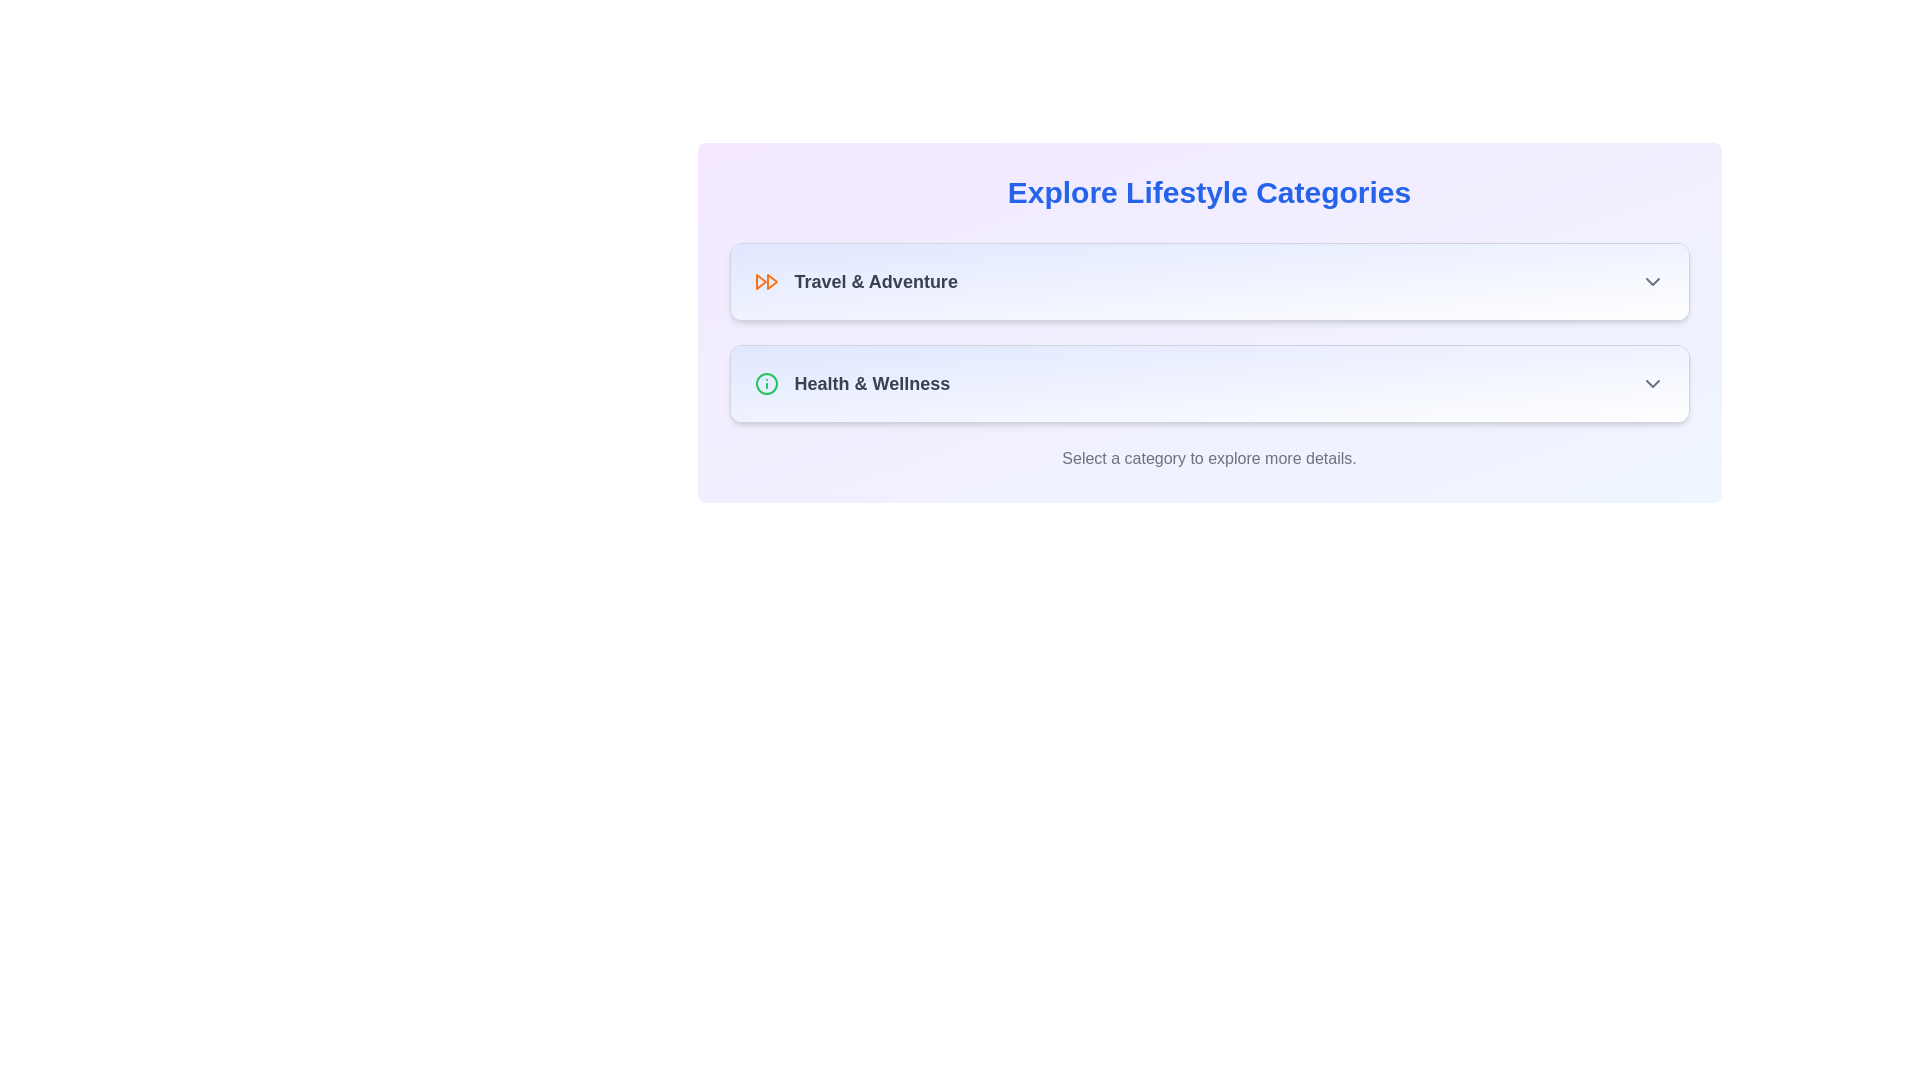 This screenshot has height=1080, width=1920. Describe the element at coordinates (1208, 384) in the screenshot. I see `the 'Health & Wellness' menu item button for accessibility navigation` at that location.